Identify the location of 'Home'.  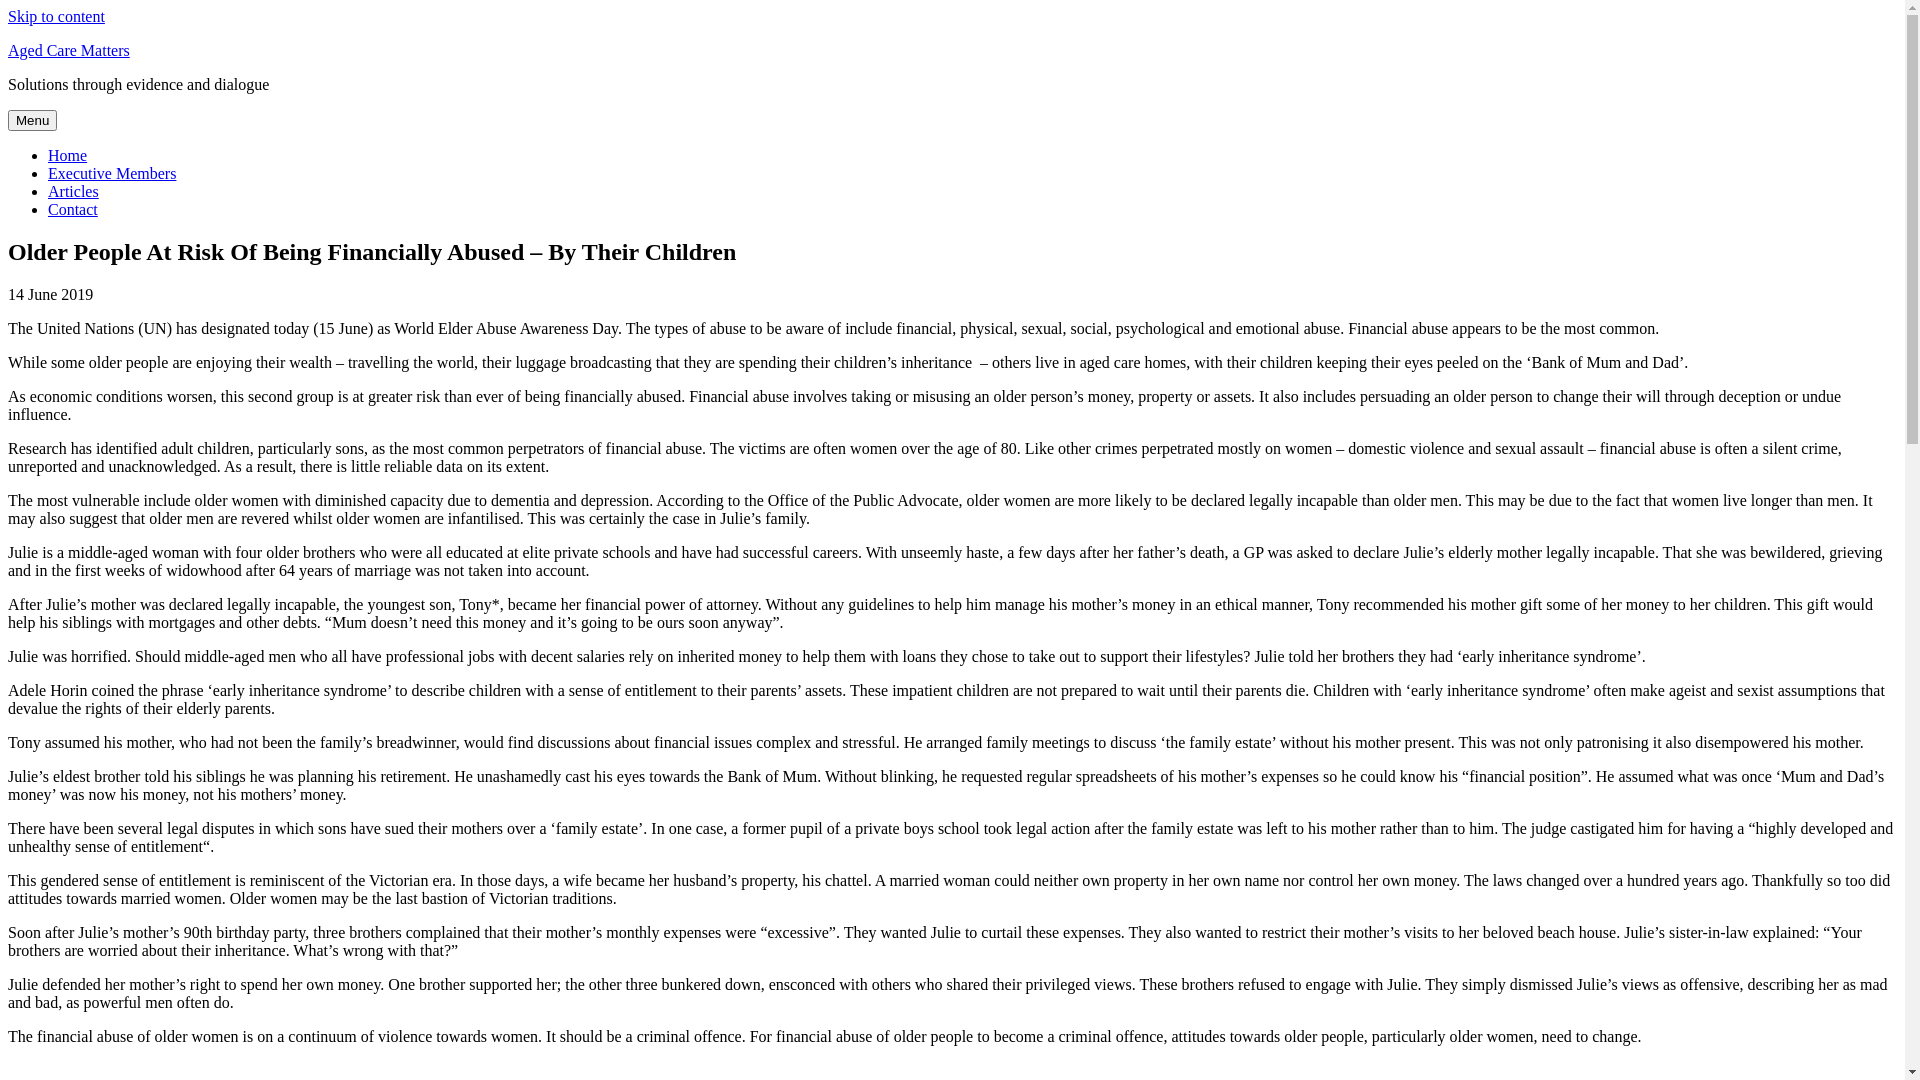
(48, 154).